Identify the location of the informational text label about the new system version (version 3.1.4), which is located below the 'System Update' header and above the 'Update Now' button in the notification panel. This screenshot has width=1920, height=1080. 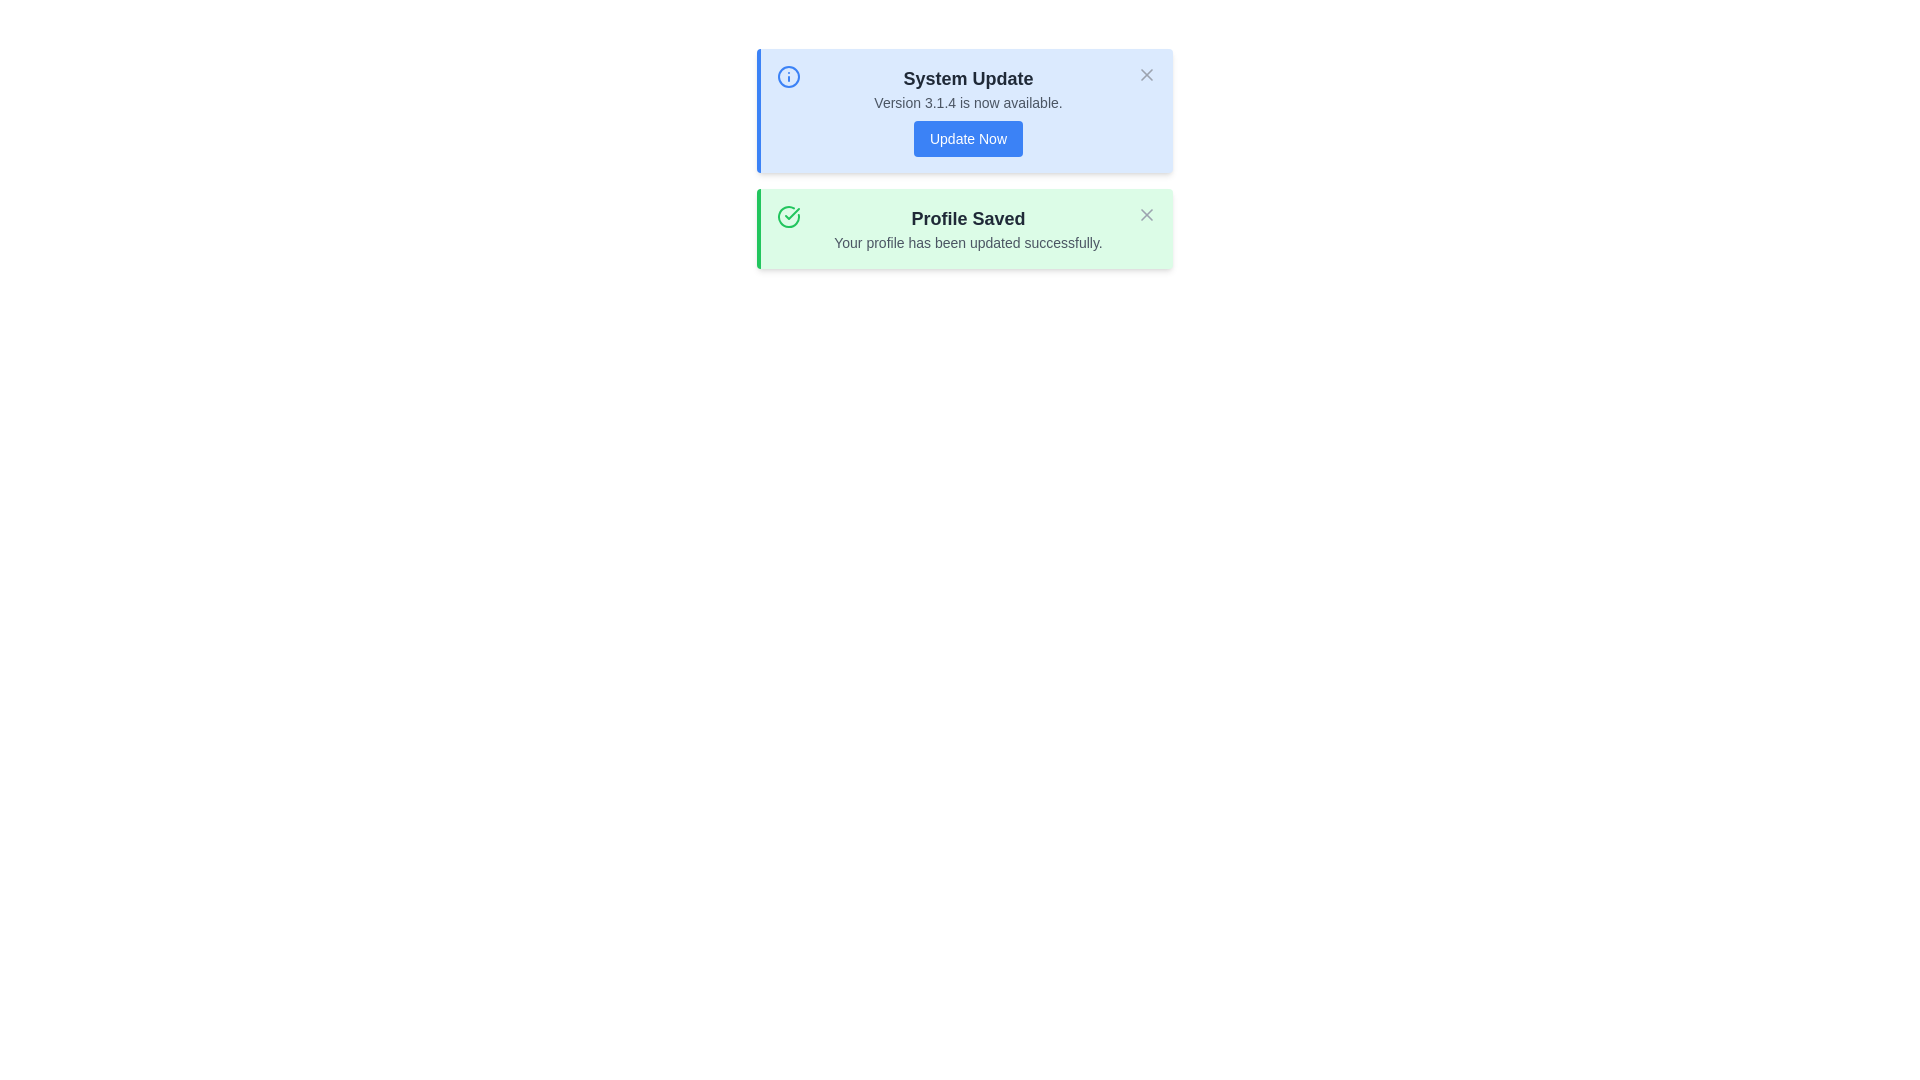
(968, 103).